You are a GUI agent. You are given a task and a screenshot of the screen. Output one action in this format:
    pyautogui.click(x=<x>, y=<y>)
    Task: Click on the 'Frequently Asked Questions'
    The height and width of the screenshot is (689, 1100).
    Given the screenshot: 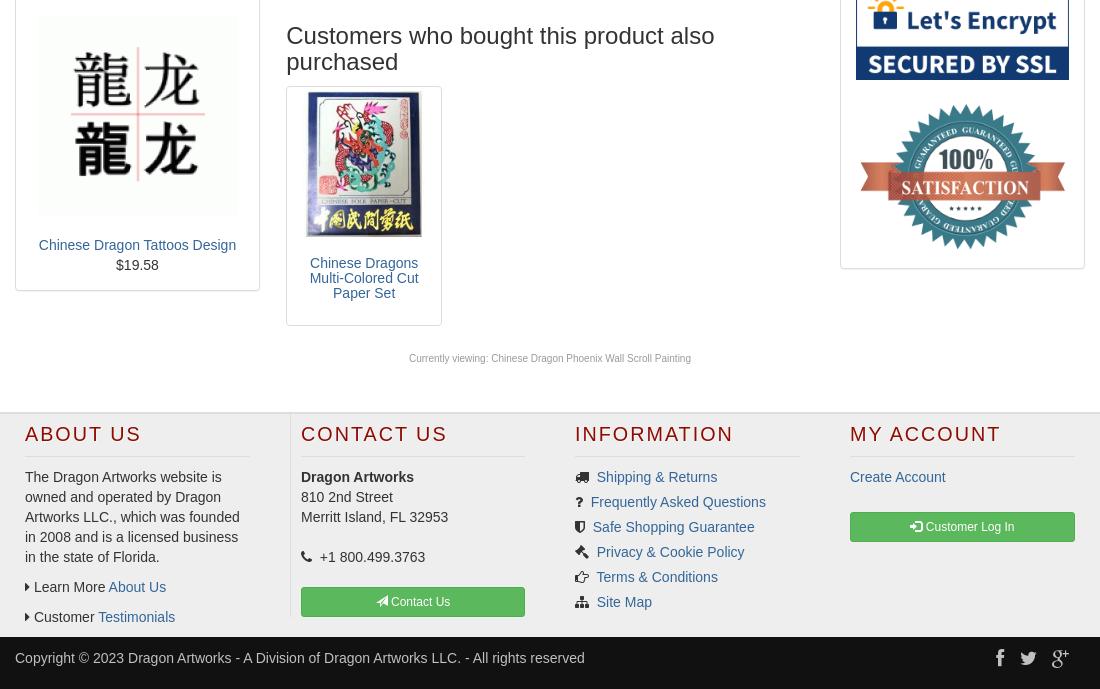 What is the action you would take?
    pyautogui.click(x=589, y=499)
    